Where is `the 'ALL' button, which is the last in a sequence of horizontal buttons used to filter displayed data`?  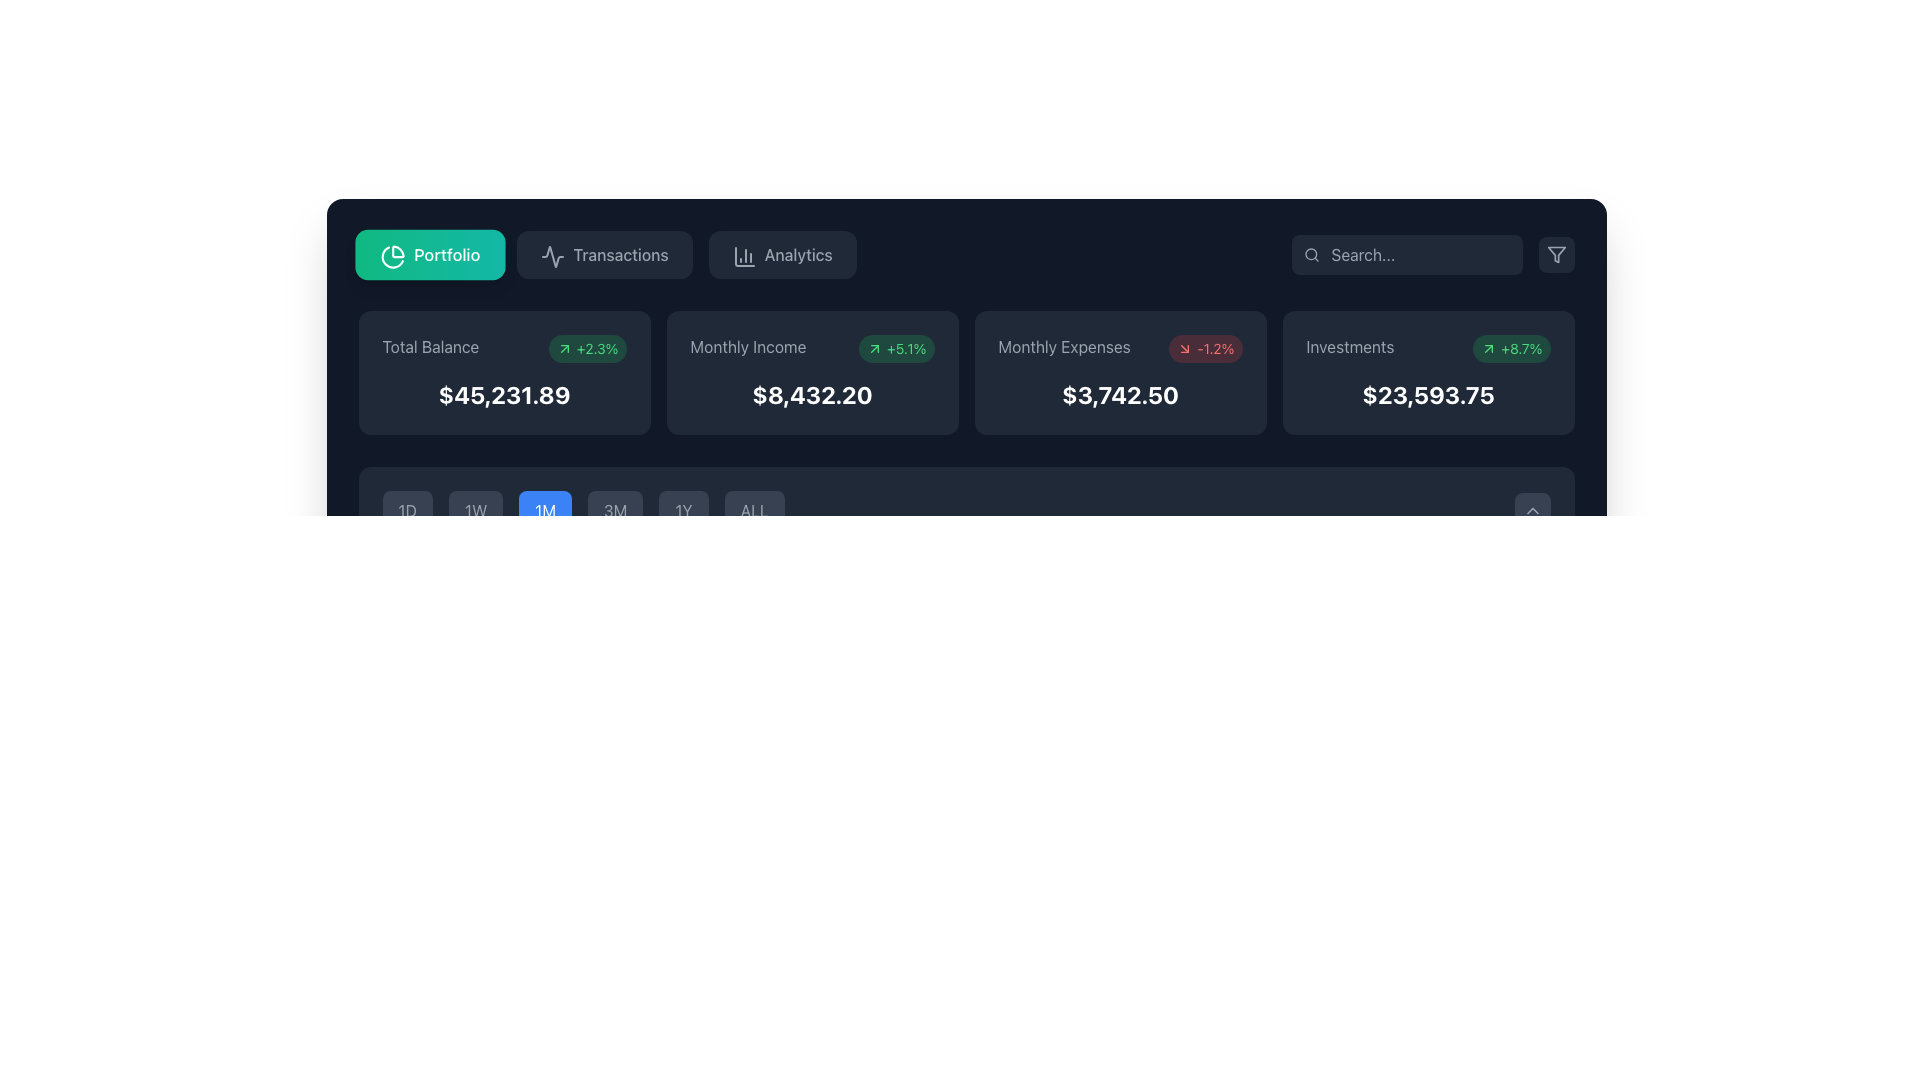
the 'ALL' button, which is the last in a sequence of horizontal buttons used to filter displayed data is located at coordinates (753, 509).